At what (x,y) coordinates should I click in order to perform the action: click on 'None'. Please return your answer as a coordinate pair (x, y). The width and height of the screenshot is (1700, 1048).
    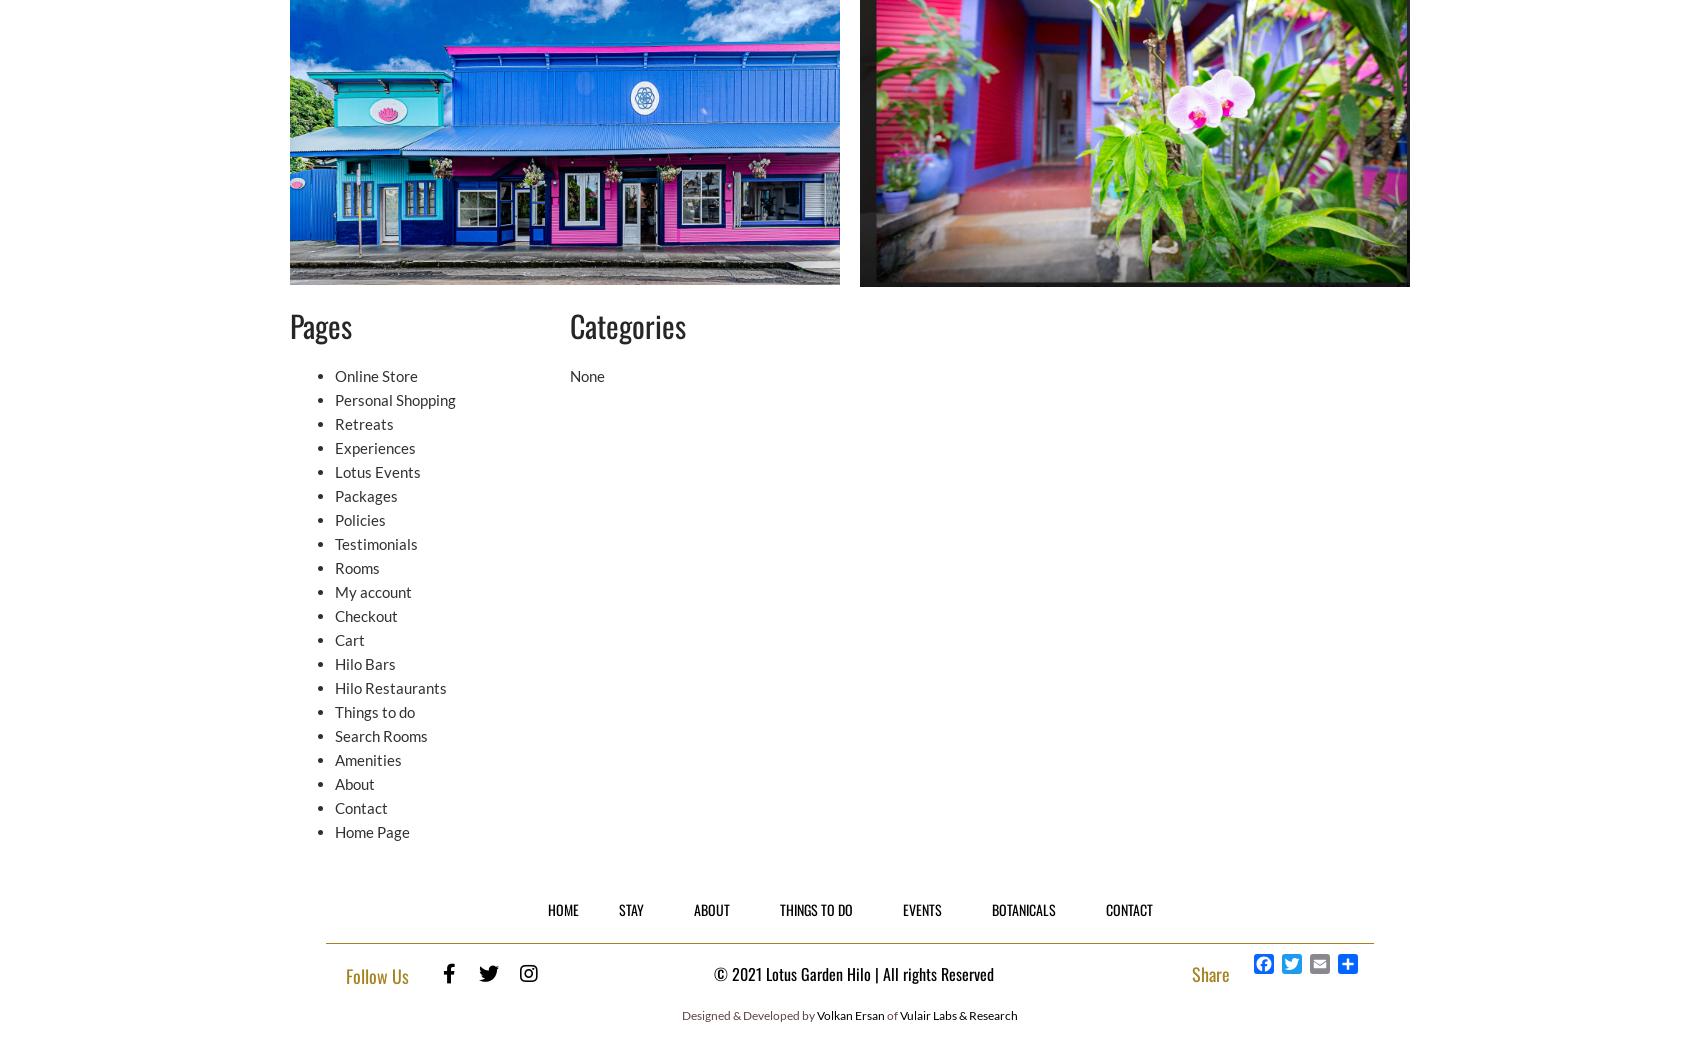
    Looking at the image, I should click on (586, 375).